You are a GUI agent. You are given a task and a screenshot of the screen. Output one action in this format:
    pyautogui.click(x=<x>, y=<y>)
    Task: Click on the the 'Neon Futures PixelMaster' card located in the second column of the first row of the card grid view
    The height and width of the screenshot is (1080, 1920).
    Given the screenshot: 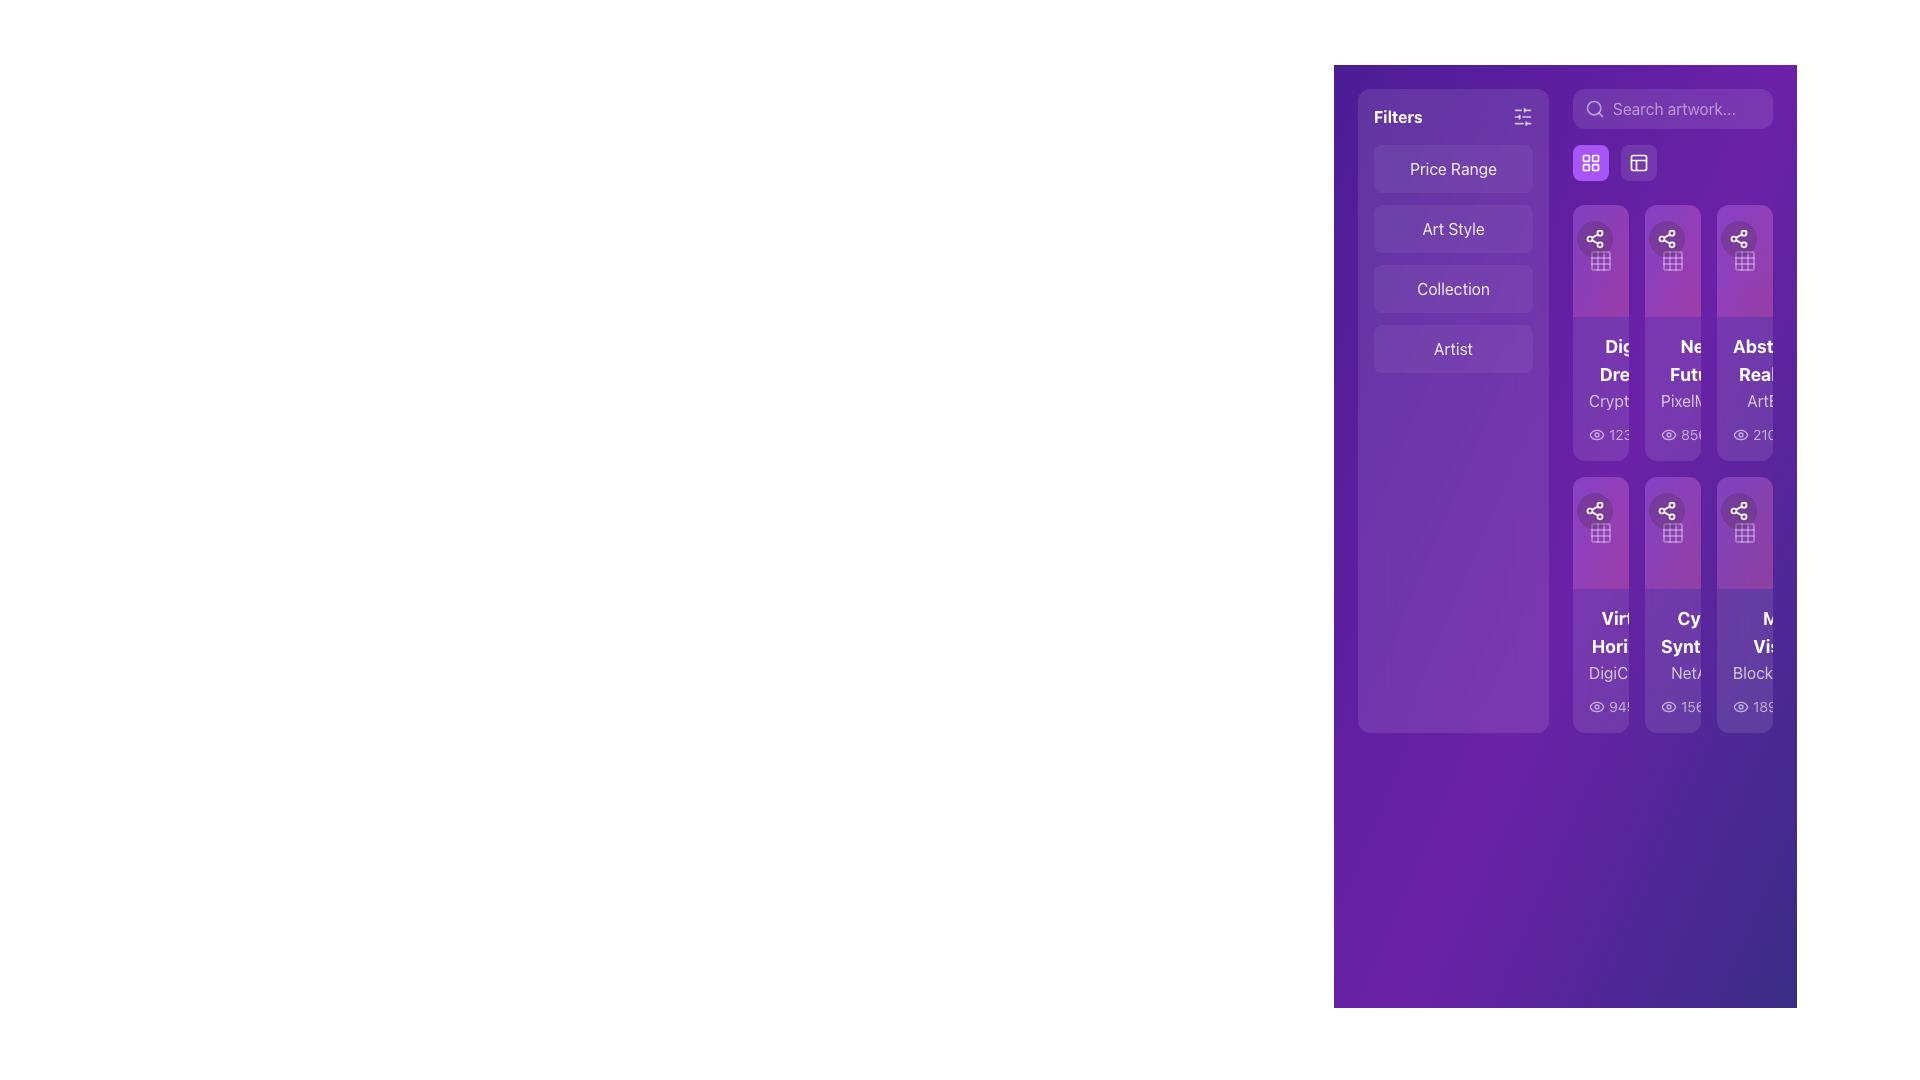 What is the action you would take?
    pyautogui.click(x=1673, y=373)
    